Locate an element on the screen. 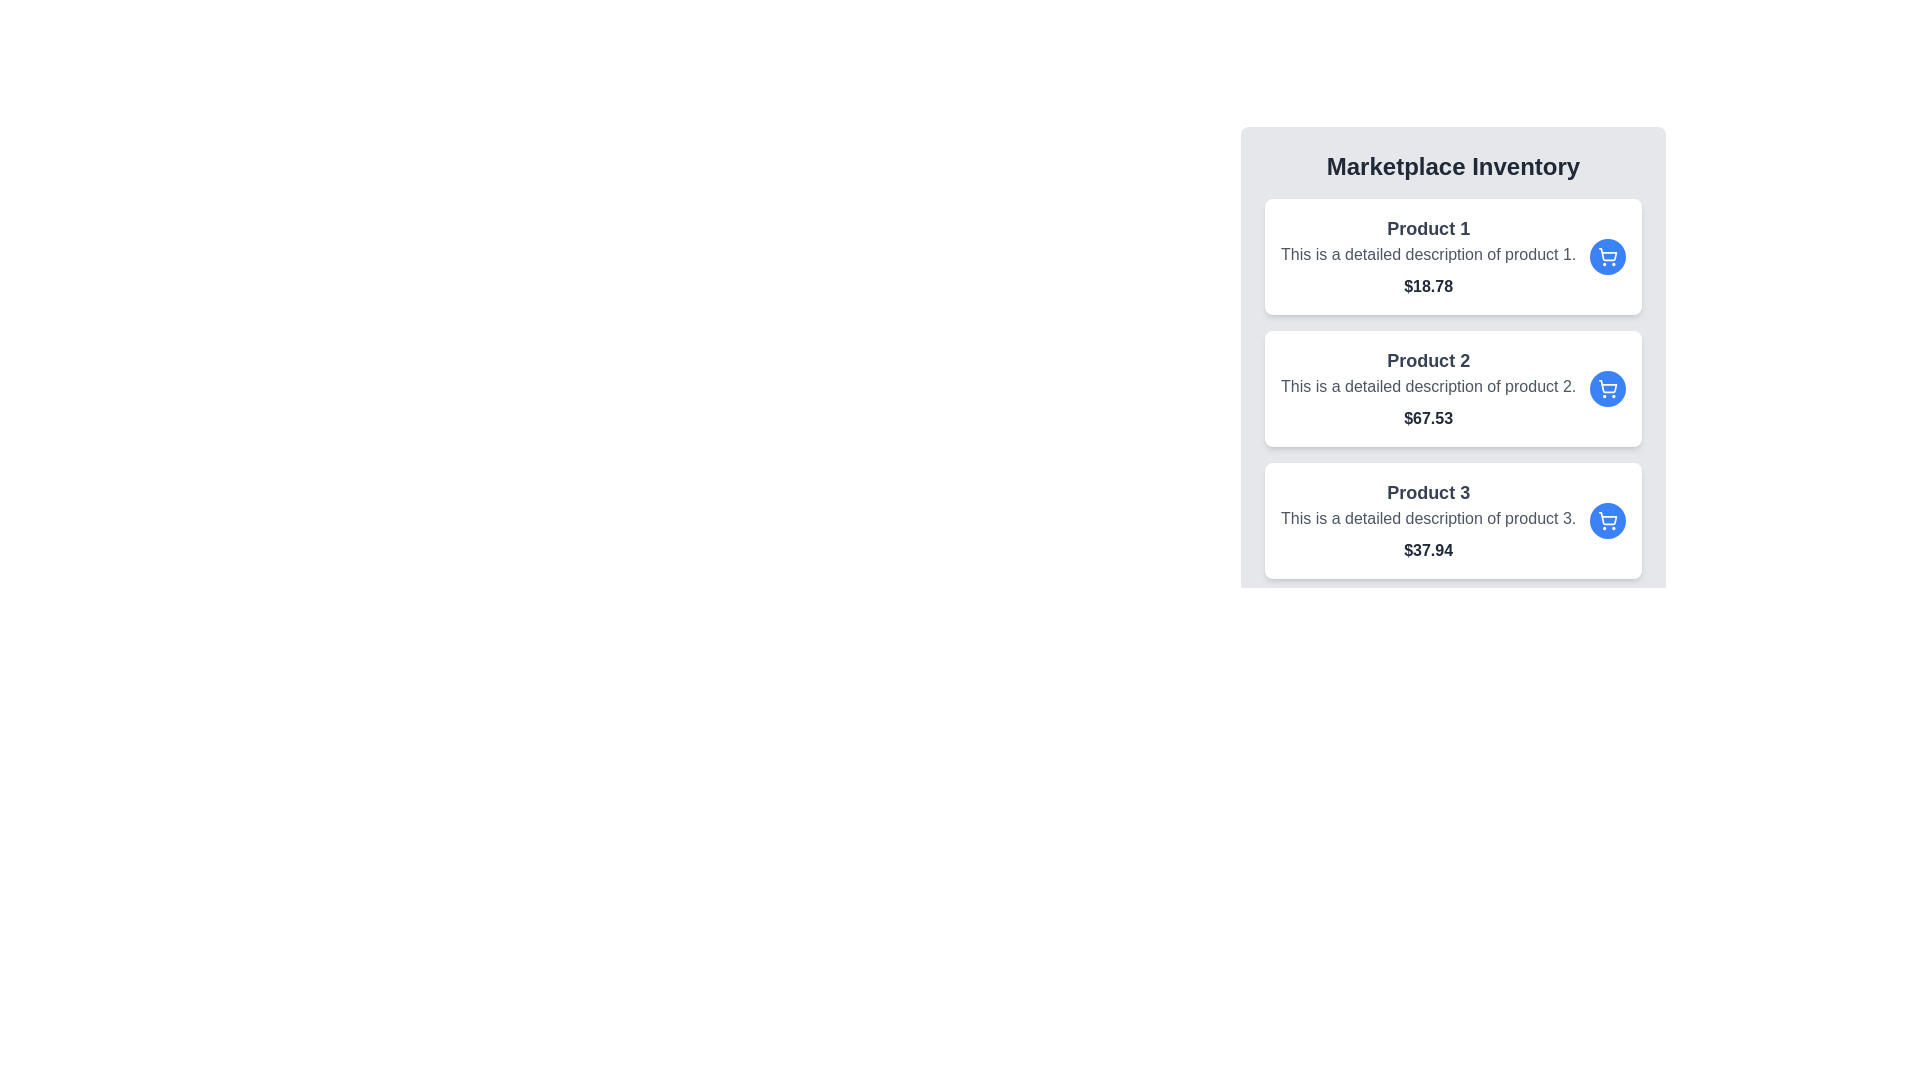 The image size is (1920, 1080). the price text '$37.94' displayed in bold gray font, which is located below the descriptive text for 'Product 3' is located at coordinates (1427, 551).